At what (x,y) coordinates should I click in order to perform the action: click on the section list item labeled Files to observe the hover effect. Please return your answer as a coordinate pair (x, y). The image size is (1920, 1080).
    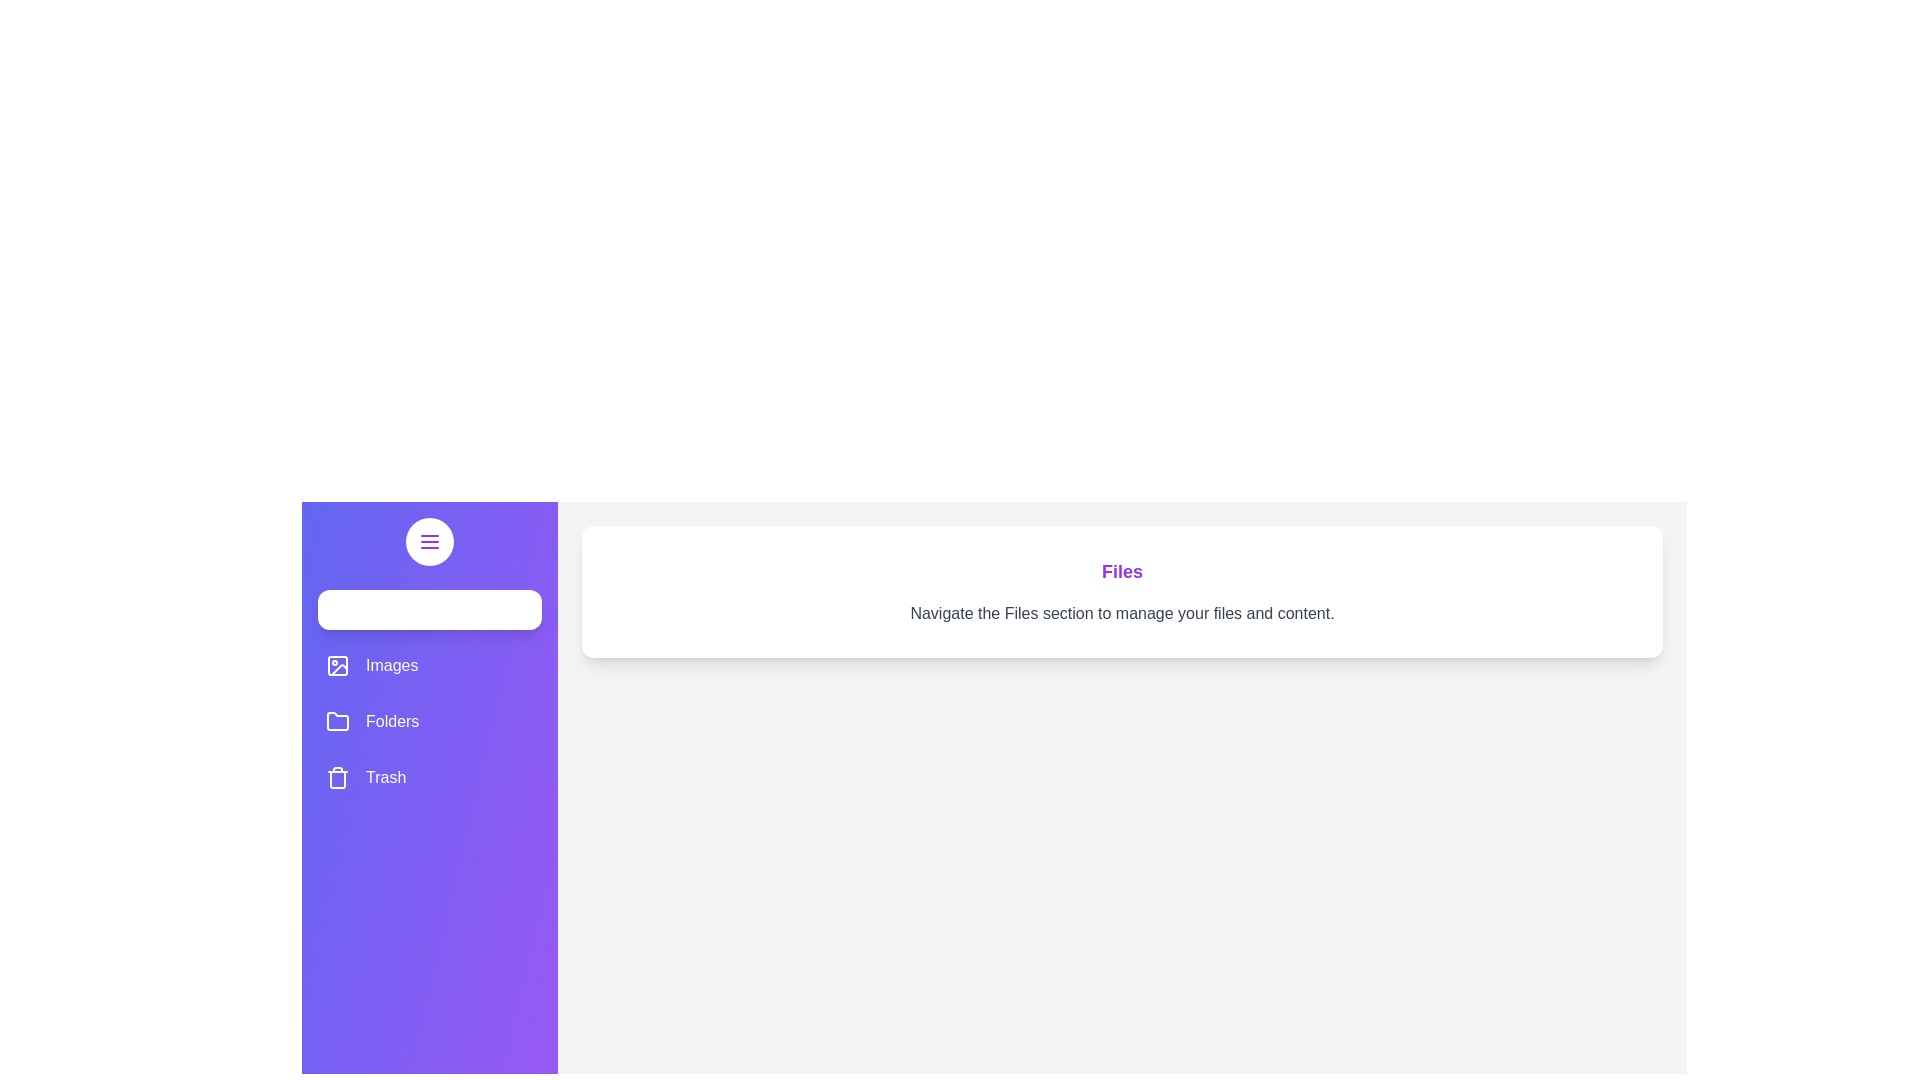
    Looking at the image, I should click on (429, 608).